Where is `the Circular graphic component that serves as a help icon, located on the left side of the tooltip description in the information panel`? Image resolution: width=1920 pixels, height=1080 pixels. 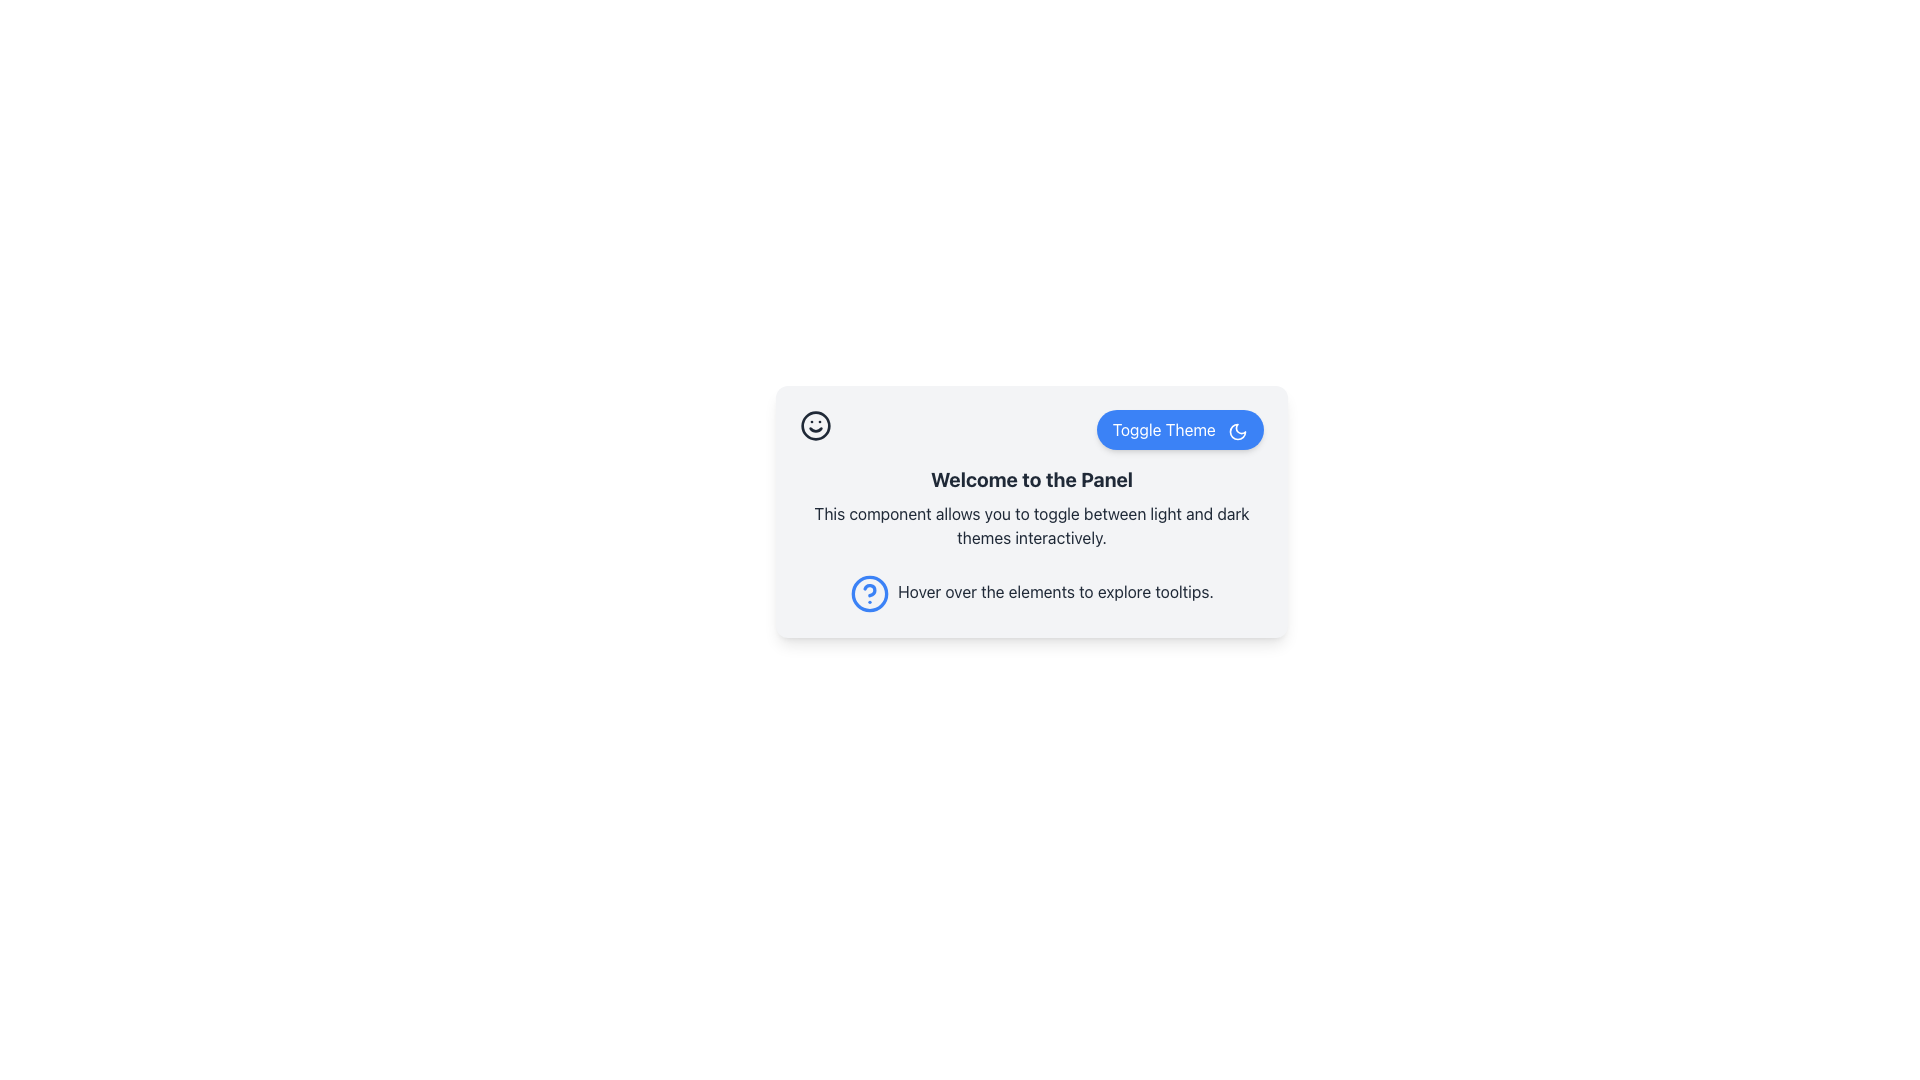
the Circular graphic component that serves as a help icon, located on the left side of the tooltip description in the information panel is located at coordinates (870, 593).